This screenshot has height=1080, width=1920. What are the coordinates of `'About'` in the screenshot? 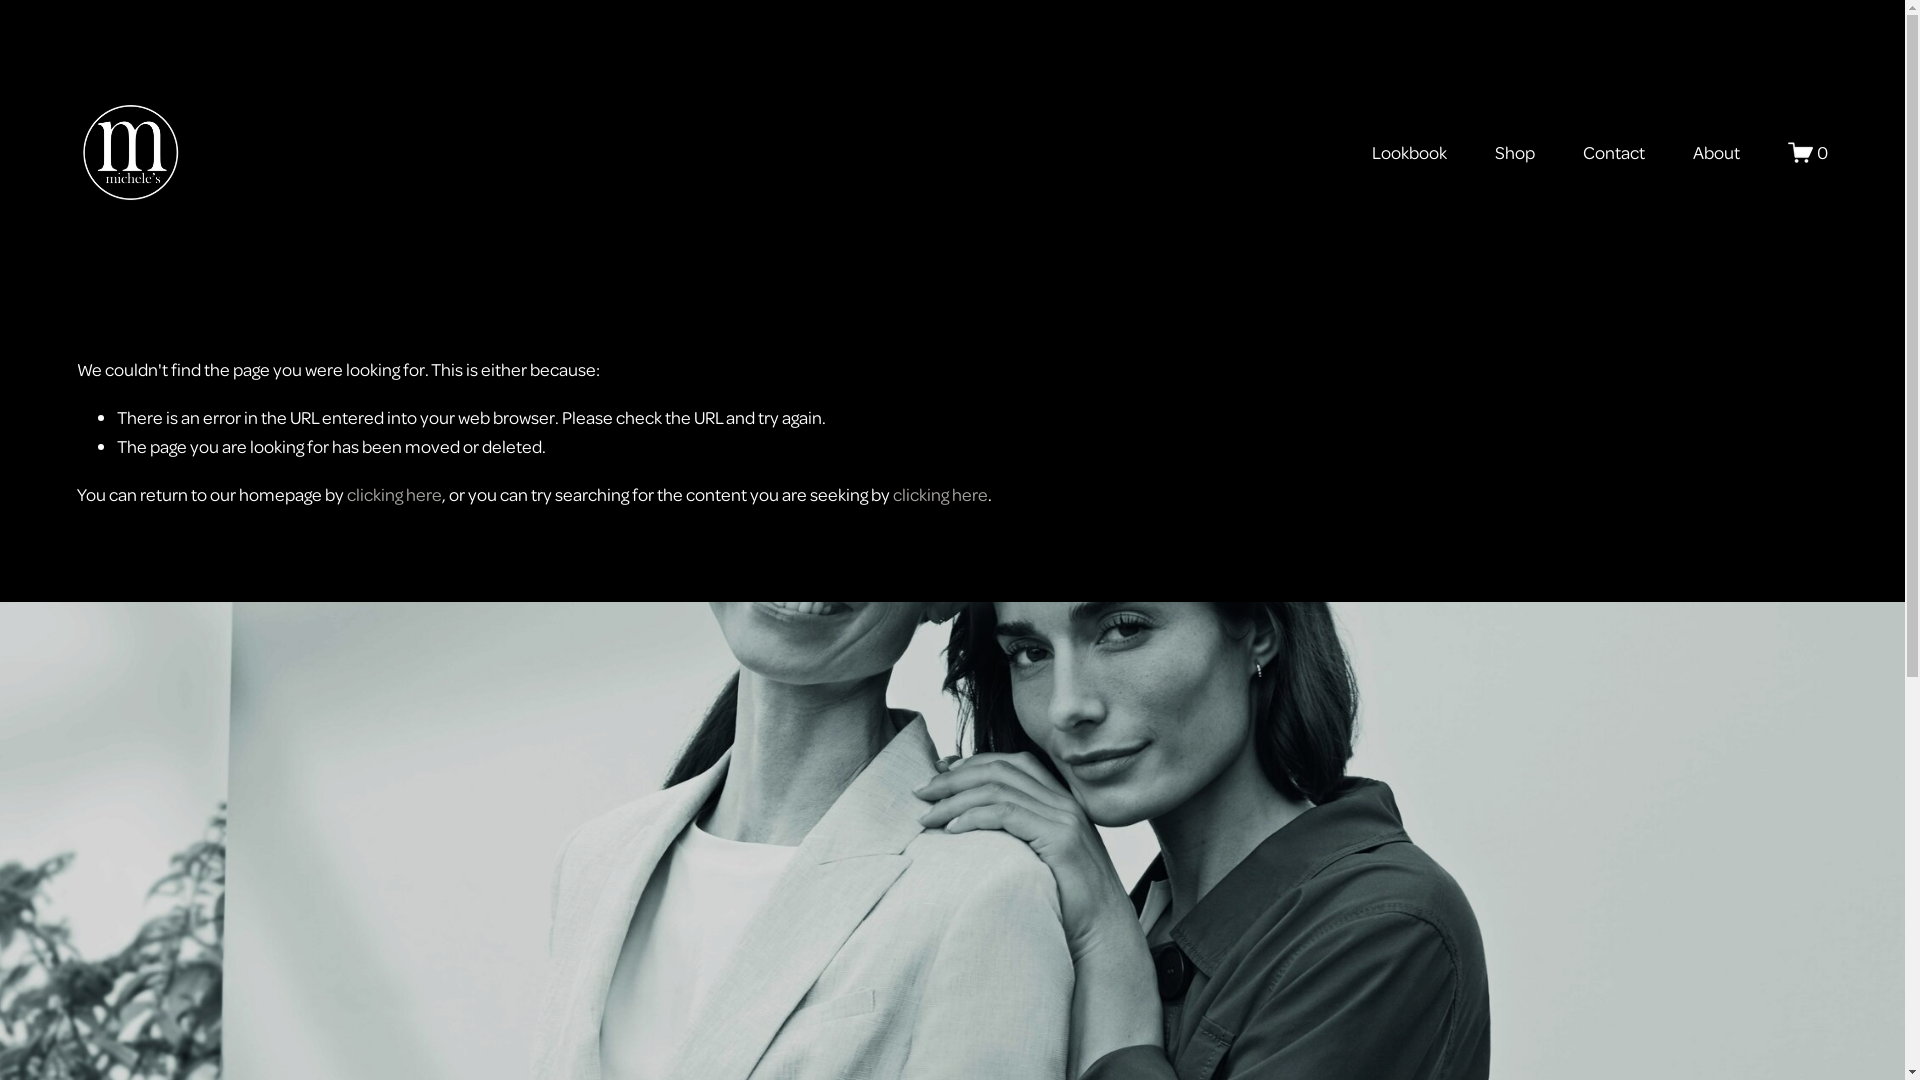 It's located at (1715, 151).